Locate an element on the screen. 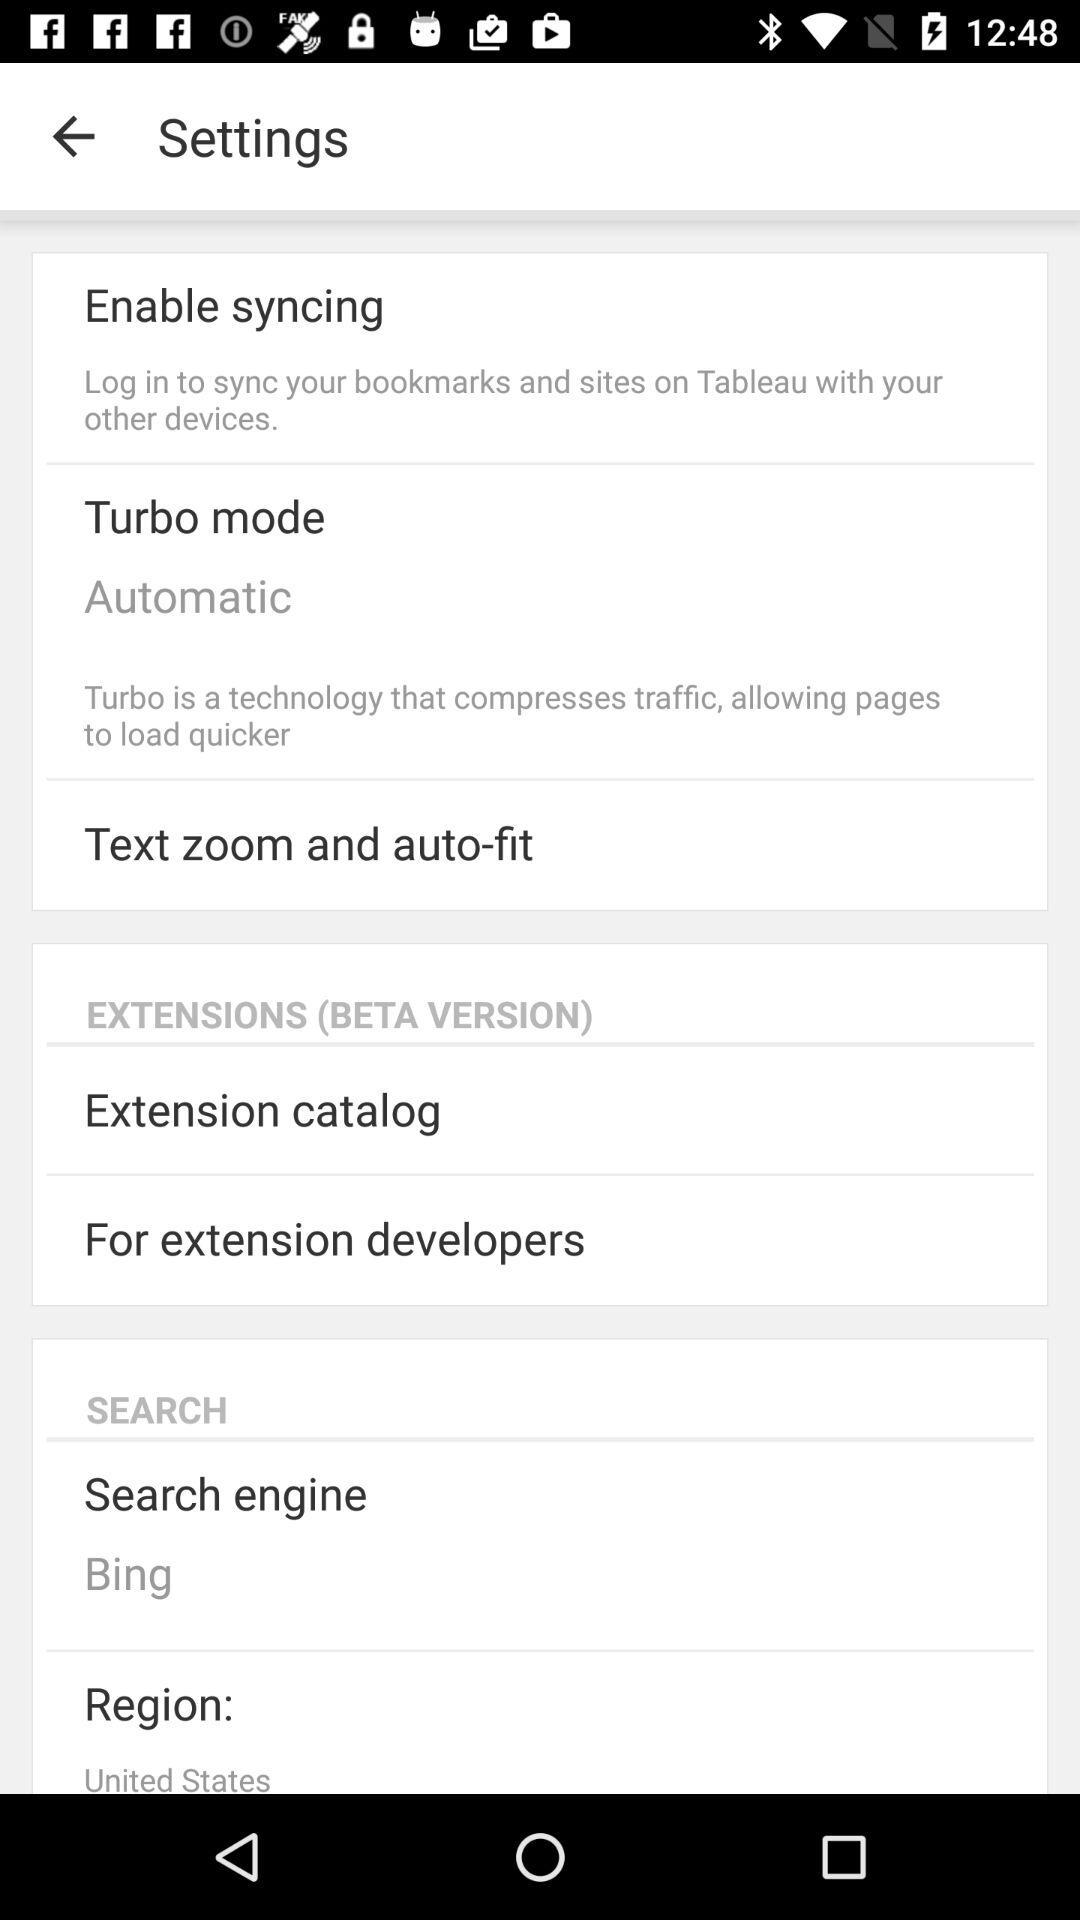 The width and height of the screenshot is (1080, 1920). the icon next to settings item is located at coordinates (72, 135).